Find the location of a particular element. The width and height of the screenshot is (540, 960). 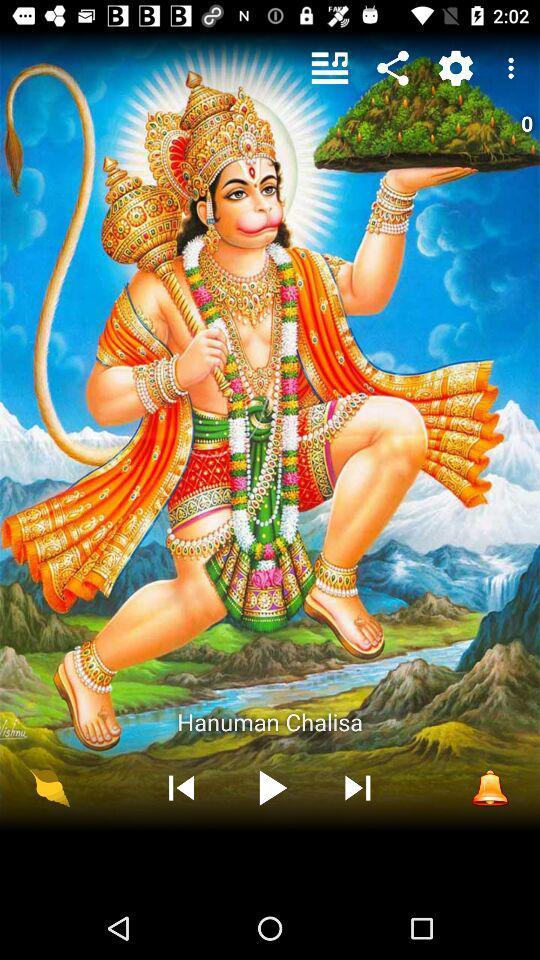

icon below hanuman chalisa item is located at coordinates (489, 787).